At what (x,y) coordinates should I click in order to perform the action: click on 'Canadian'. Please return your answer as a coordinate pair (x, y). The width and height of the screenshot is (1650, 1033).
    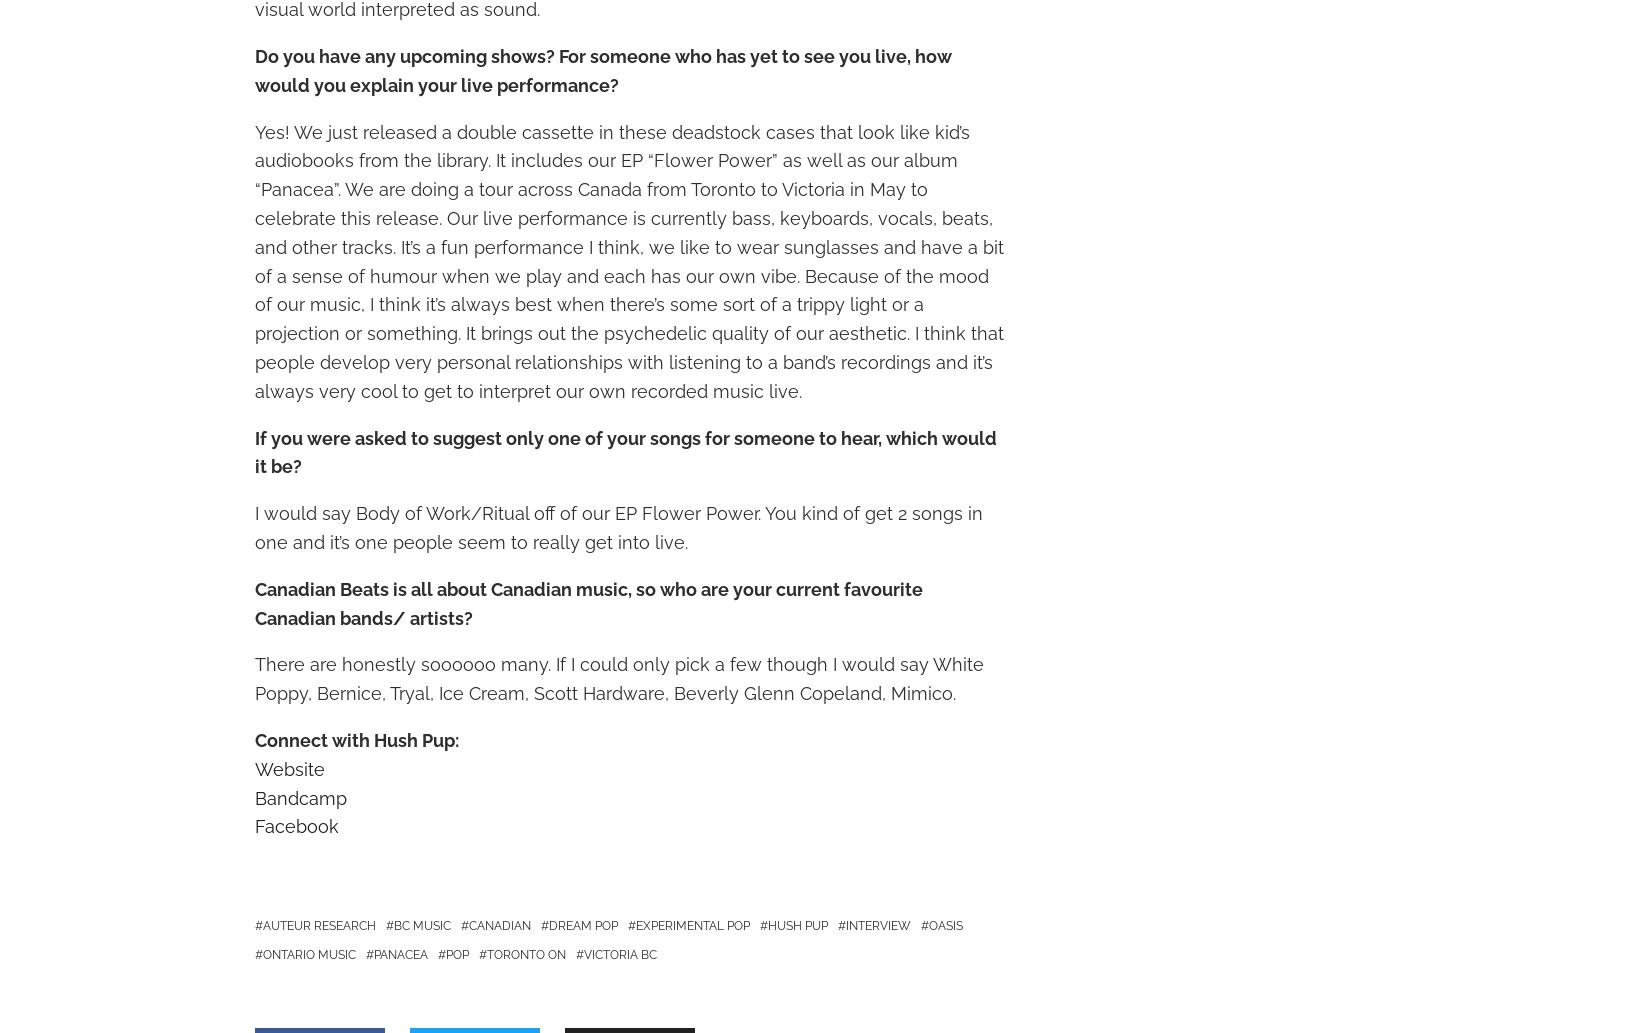
    Looking at the image, I should click on (498, 924).